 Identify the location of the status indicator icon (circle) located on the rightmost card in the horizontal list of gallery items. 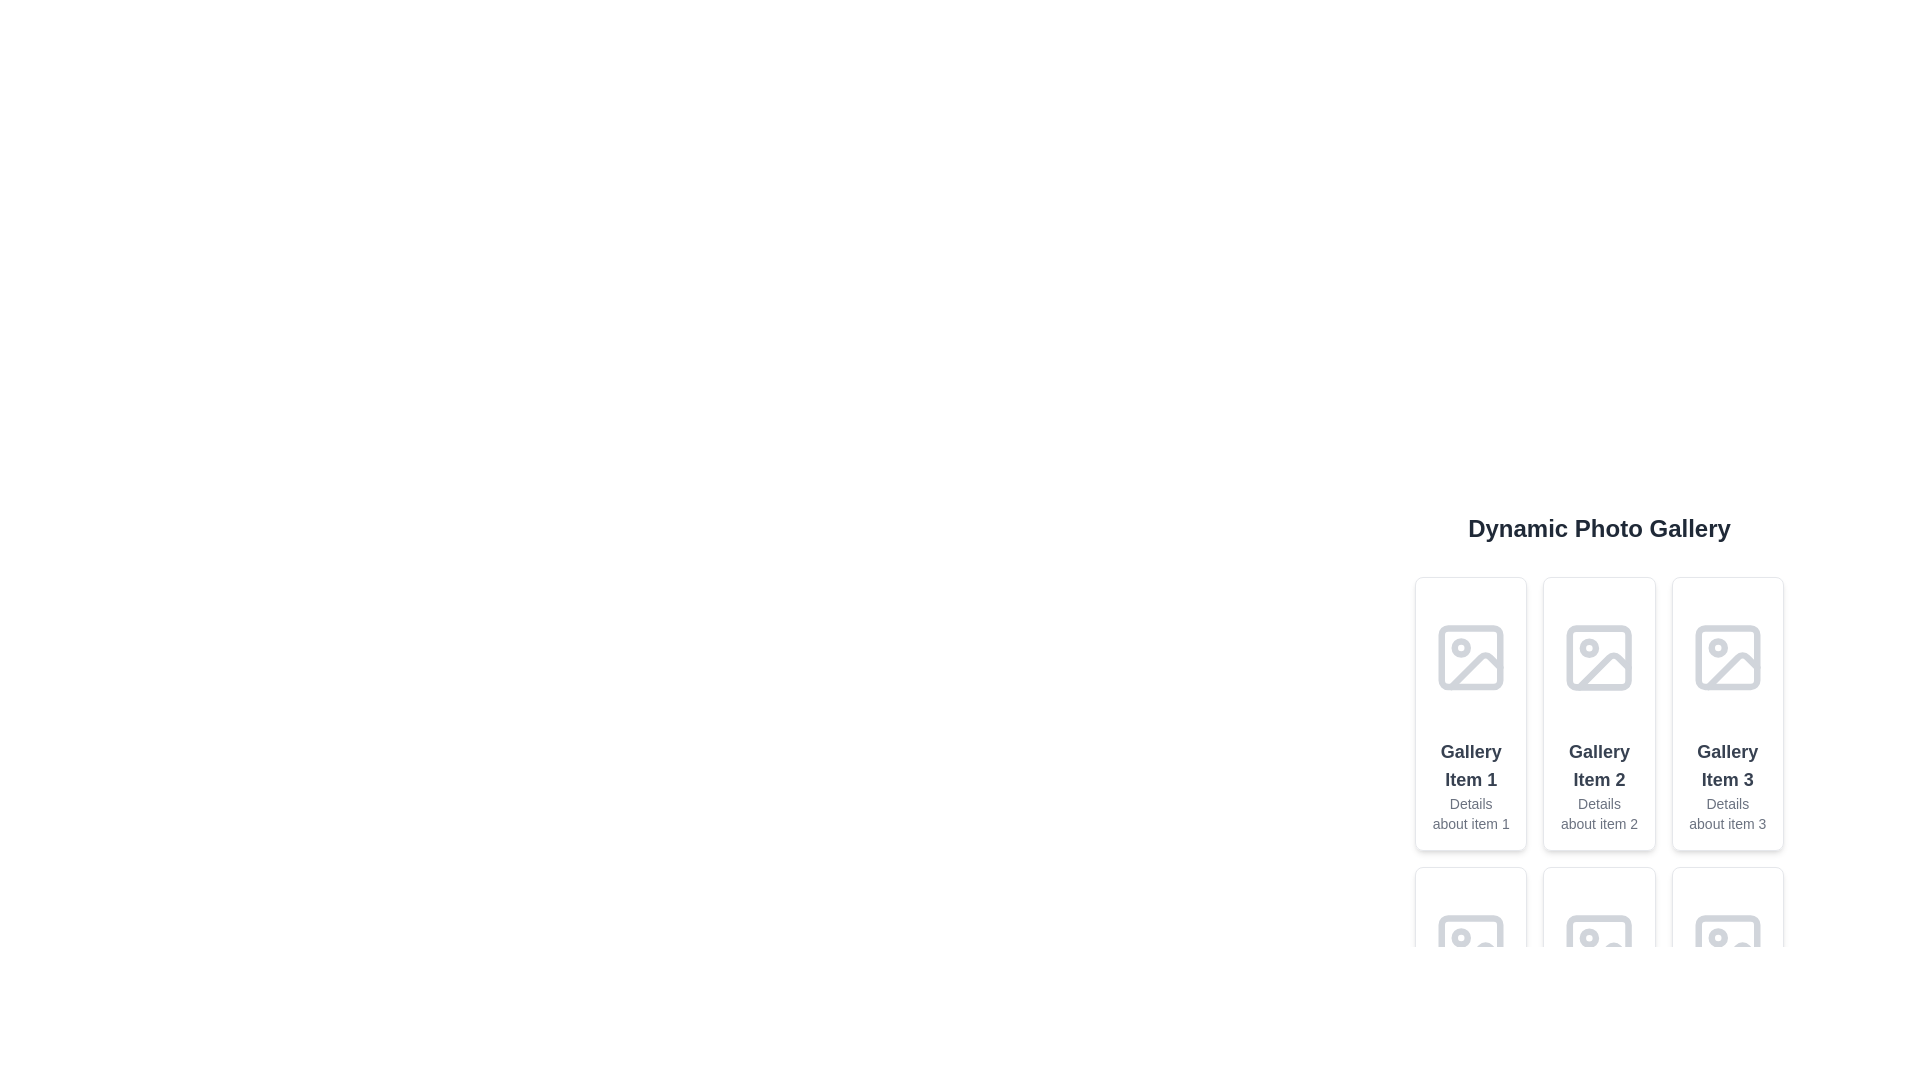
(1717, 648).